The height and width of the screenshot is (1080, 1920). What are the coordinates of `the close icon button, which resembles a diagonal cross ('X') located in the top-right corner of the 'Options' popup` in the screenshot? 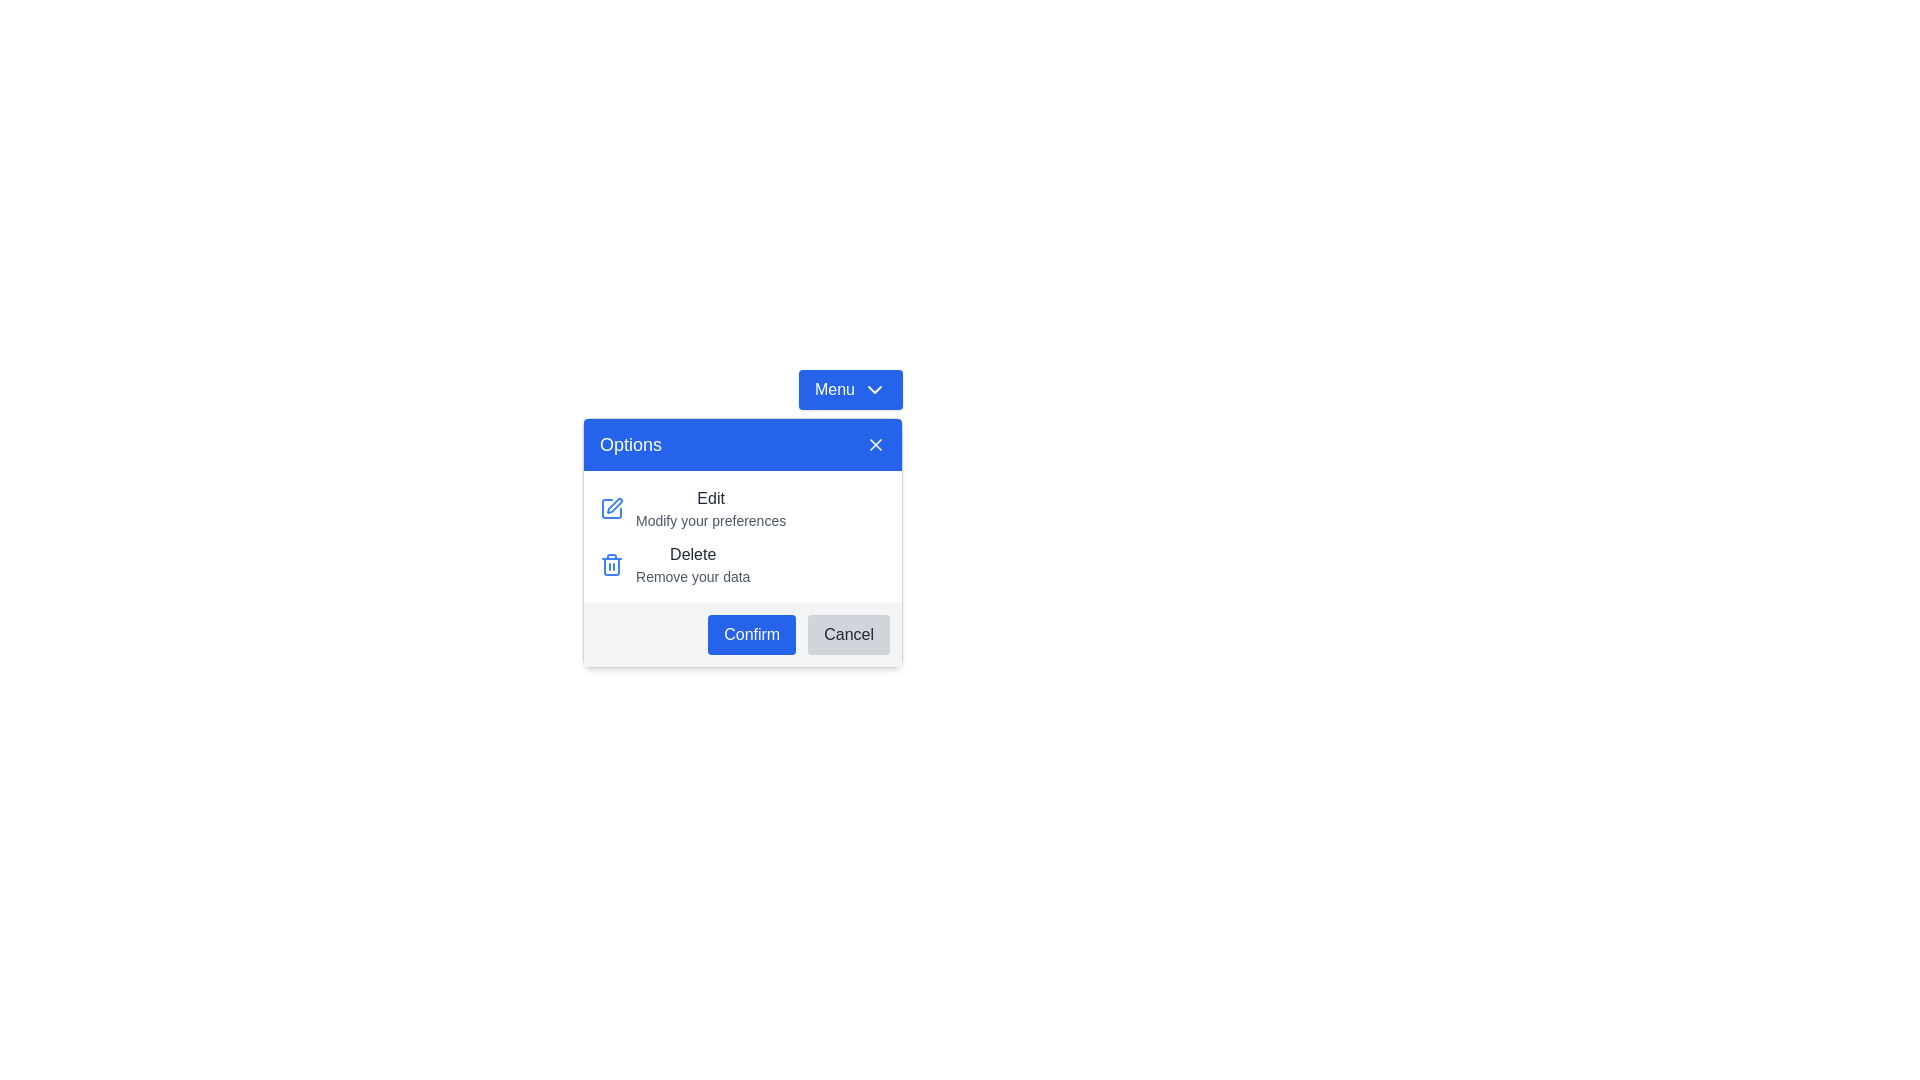 It's located at (876, 443).